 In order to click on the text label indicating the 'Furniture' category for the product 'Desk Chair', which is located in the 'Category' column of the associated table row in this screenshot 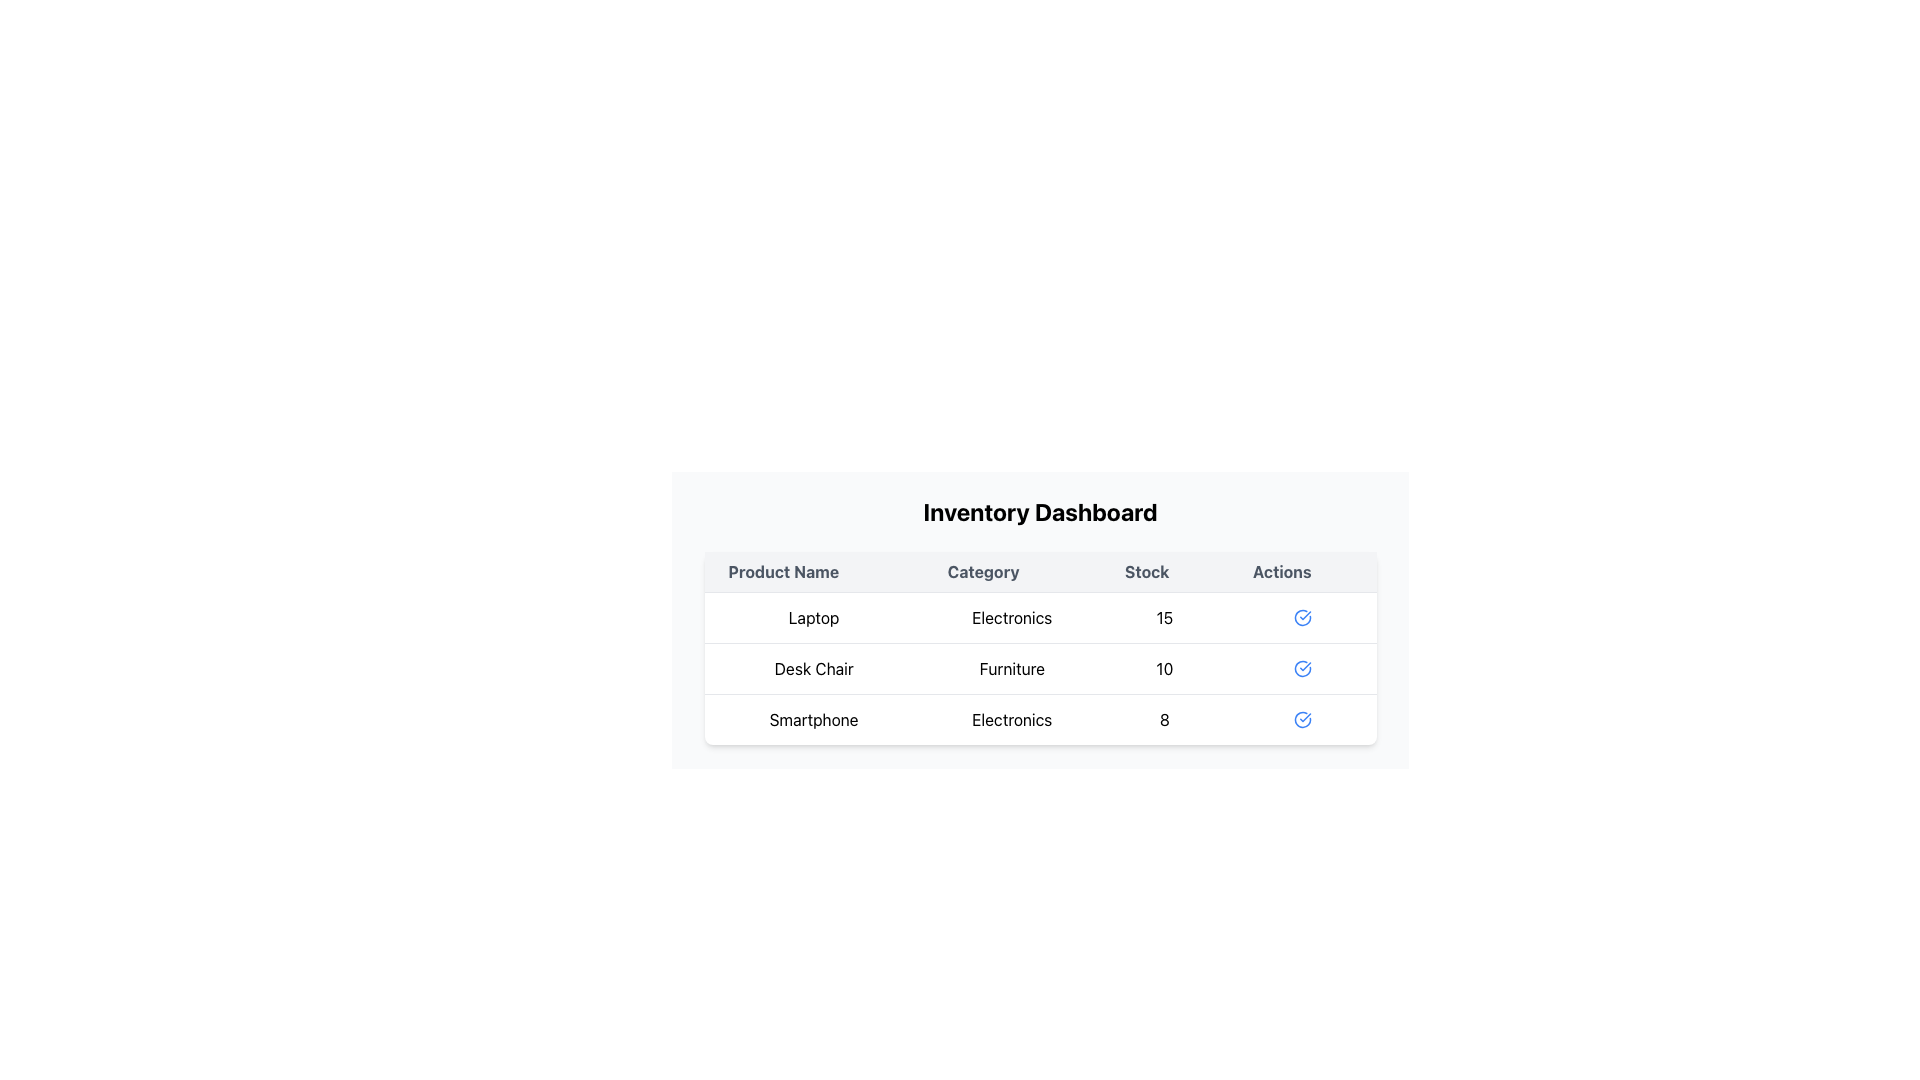, I will do `click(1012, 668)`.